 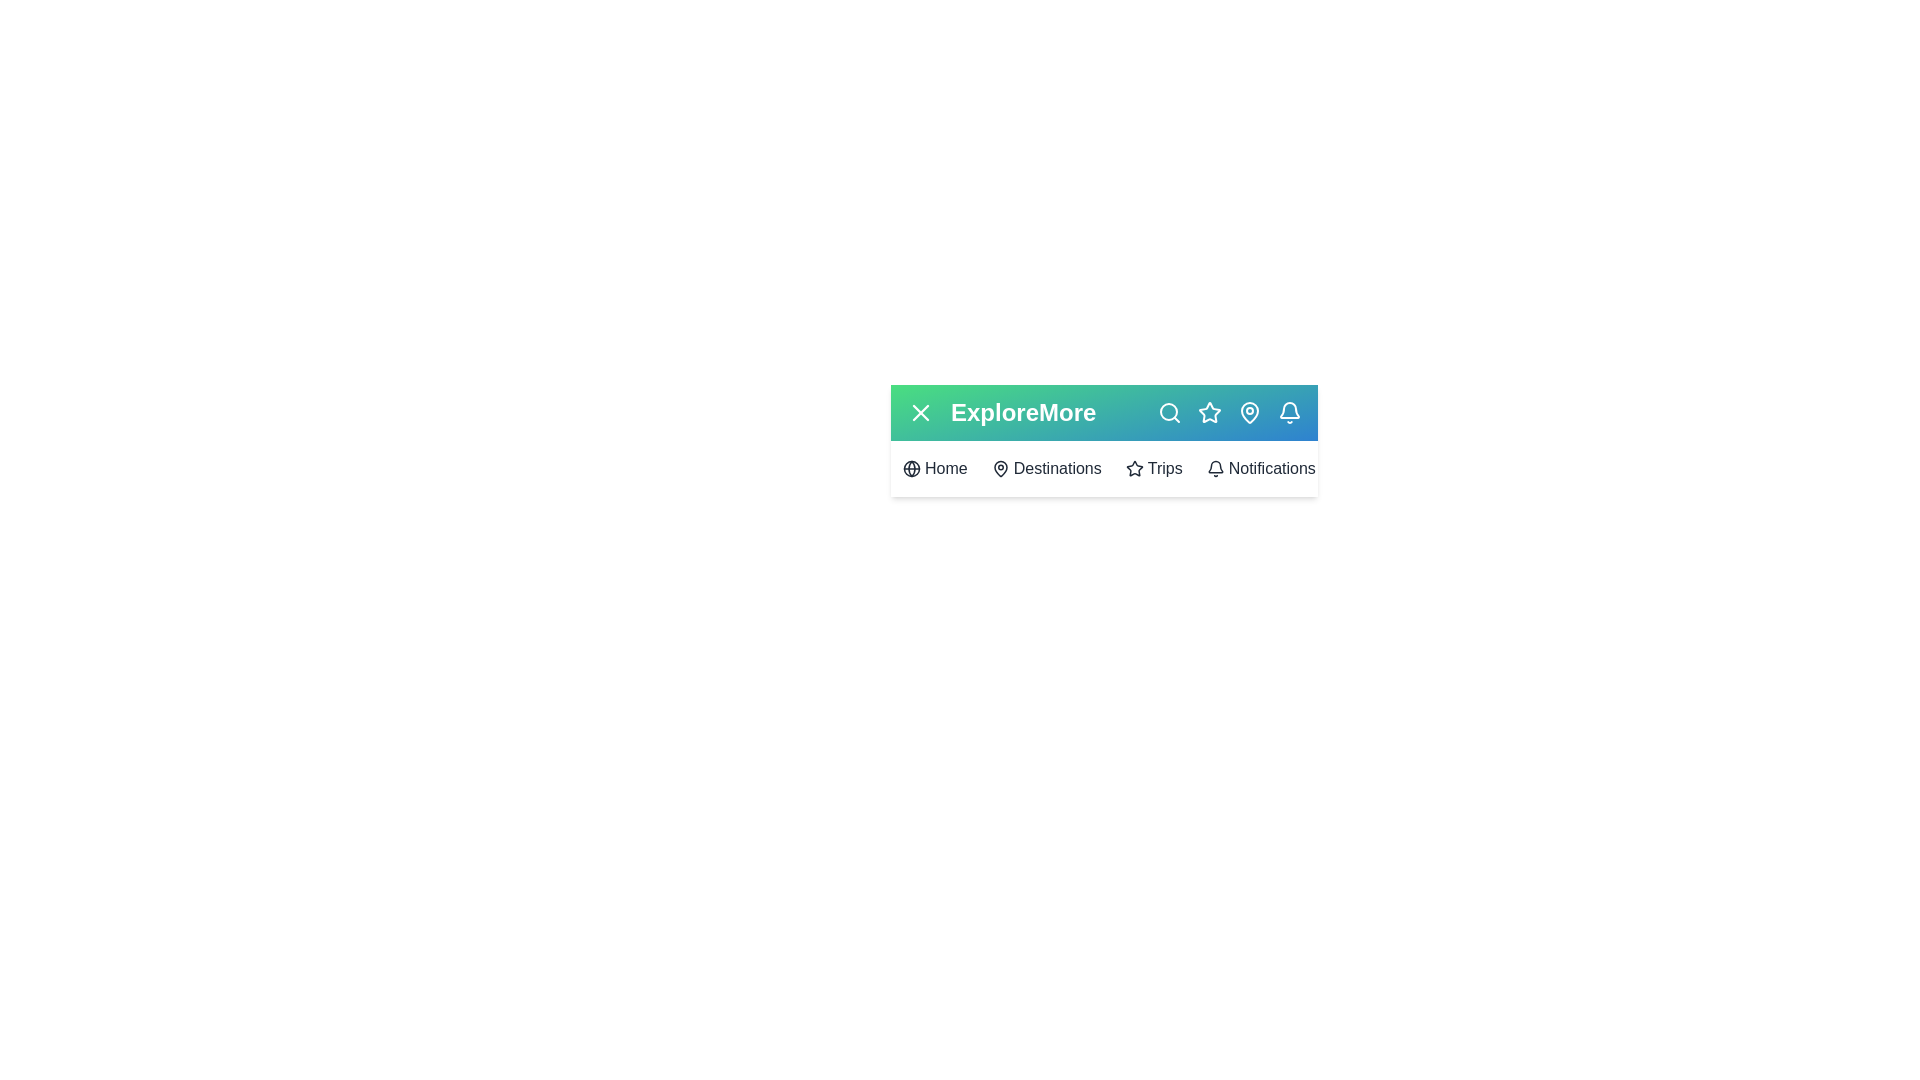 I want to click on the search icon in the navigation bar, so click(x=1170, y=411).